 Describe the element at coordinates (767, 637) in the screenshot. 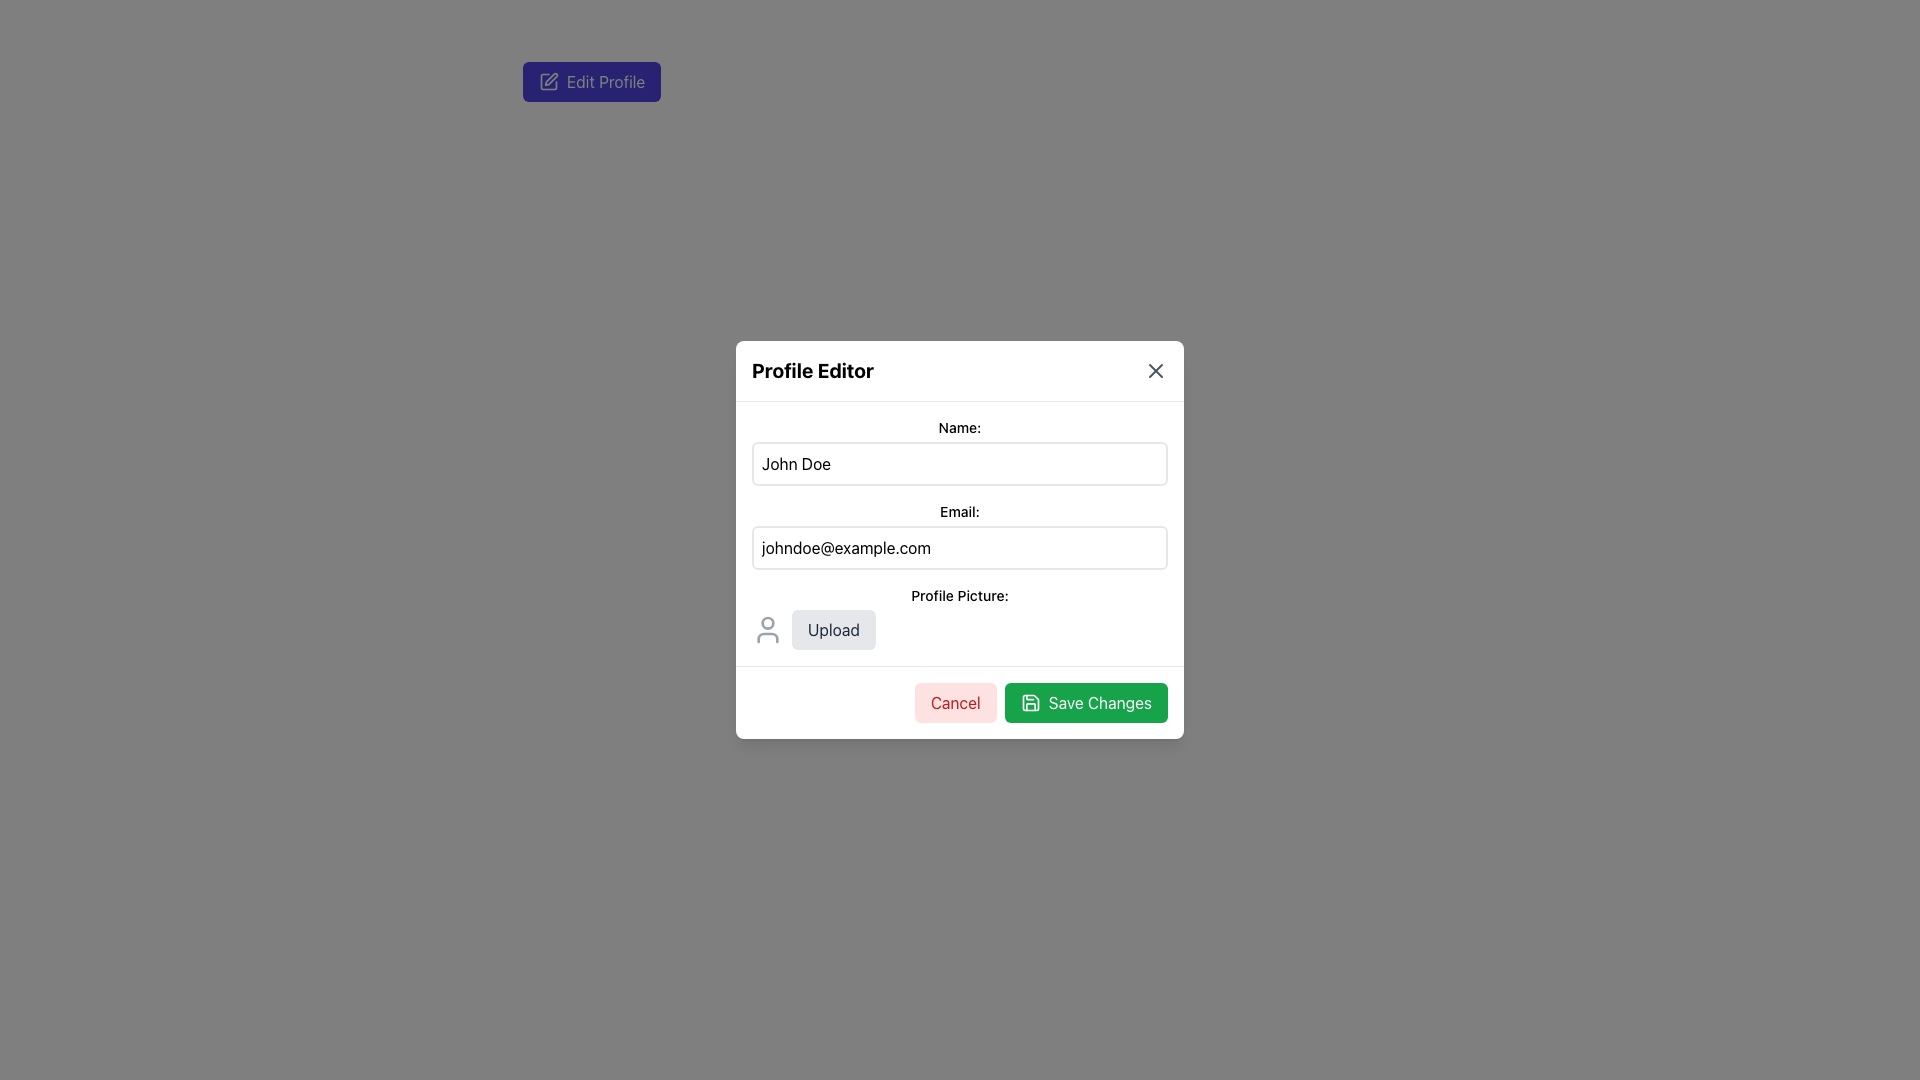

I see `the lower portion of the user profile icon, which is part of a minimalist SVG graphic, located near the 'Upload' button in the 'Profile Picture' section of the modal` at that location.